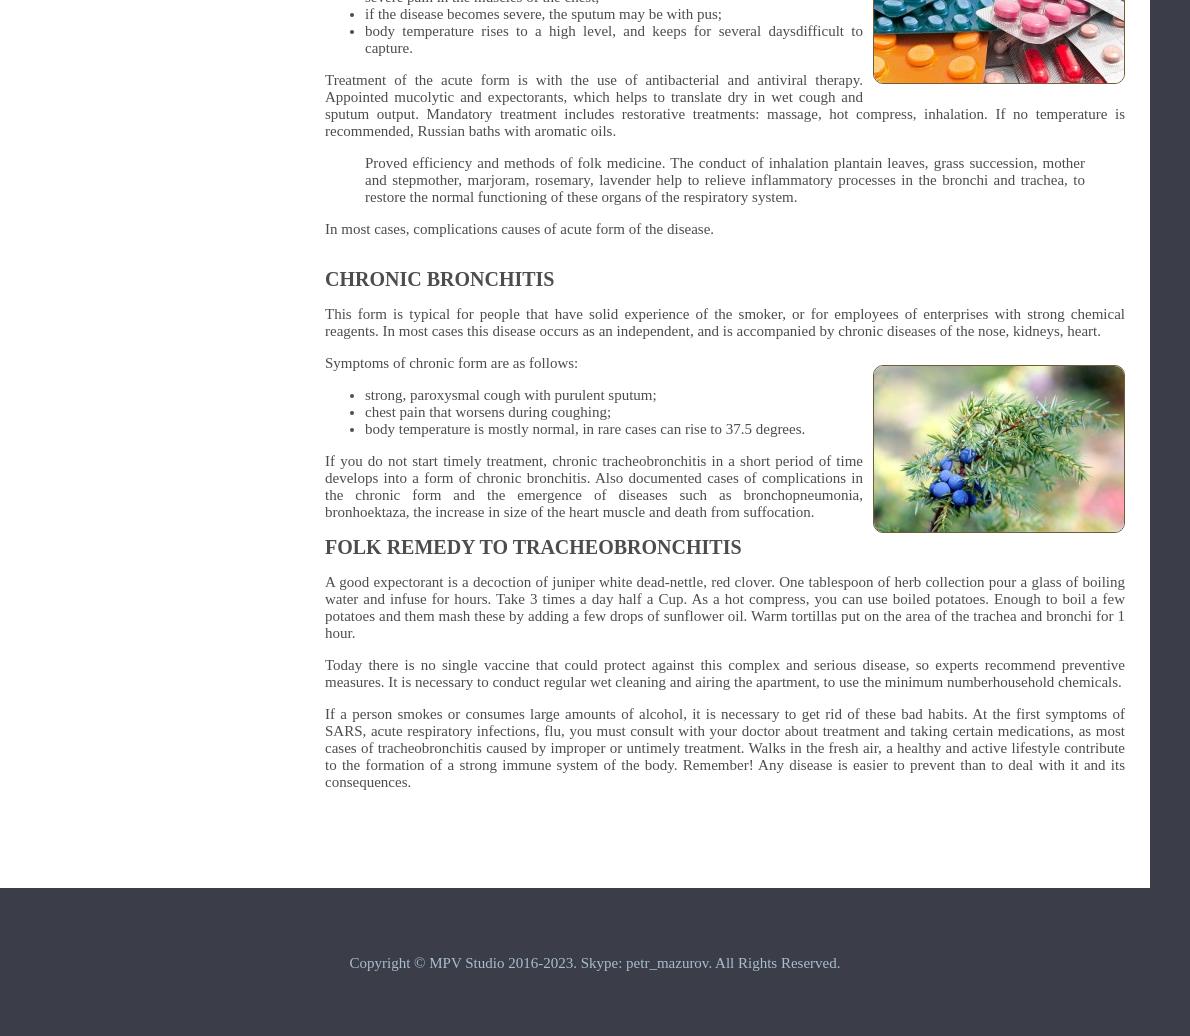 This screenshot has width=1190, height=1036. What do you see at coordinates (613, 39) in the screenshot?
I see `'body temperature rises to a high level, and keeps for several daysdifficult to capture.'` at bounding box center [613, 39].